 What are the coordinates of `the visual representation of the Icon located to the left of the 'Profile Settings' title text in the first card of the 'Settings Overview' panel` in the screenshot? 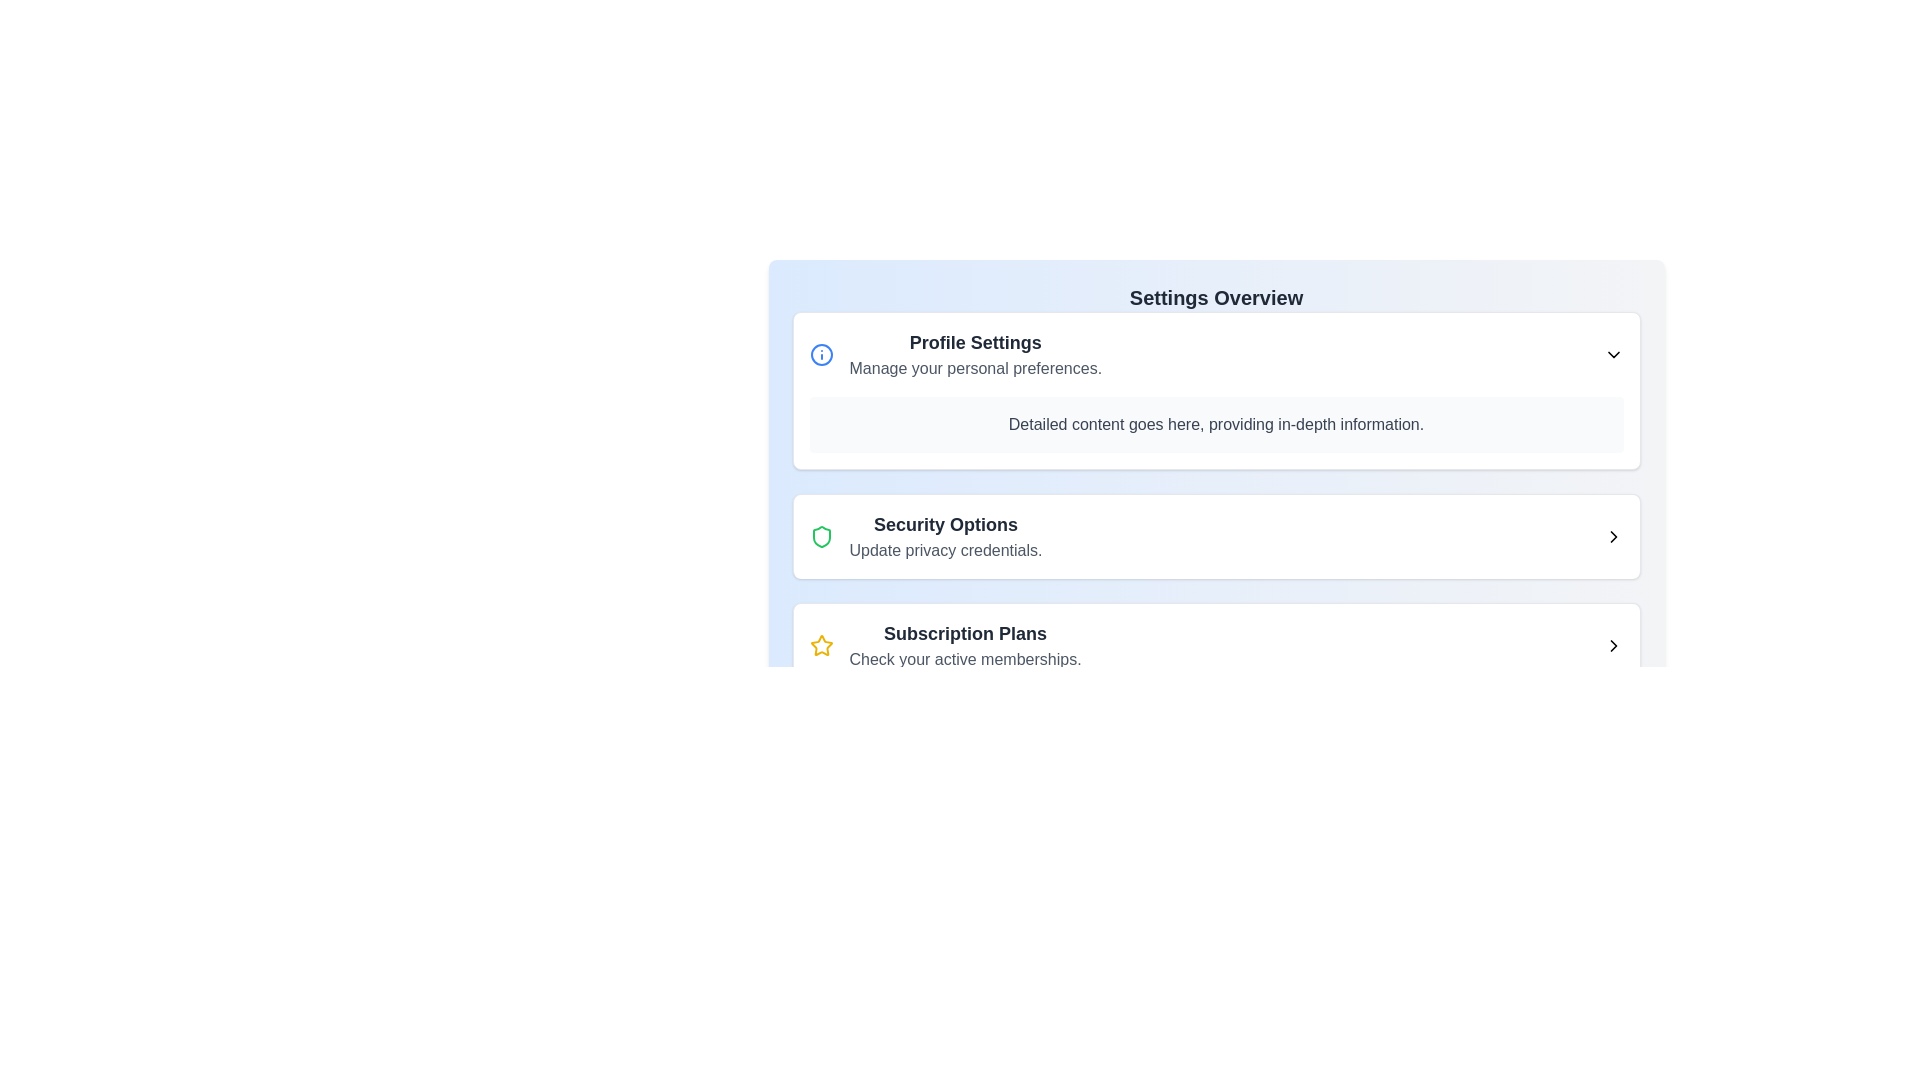 It's located at (821, 353).